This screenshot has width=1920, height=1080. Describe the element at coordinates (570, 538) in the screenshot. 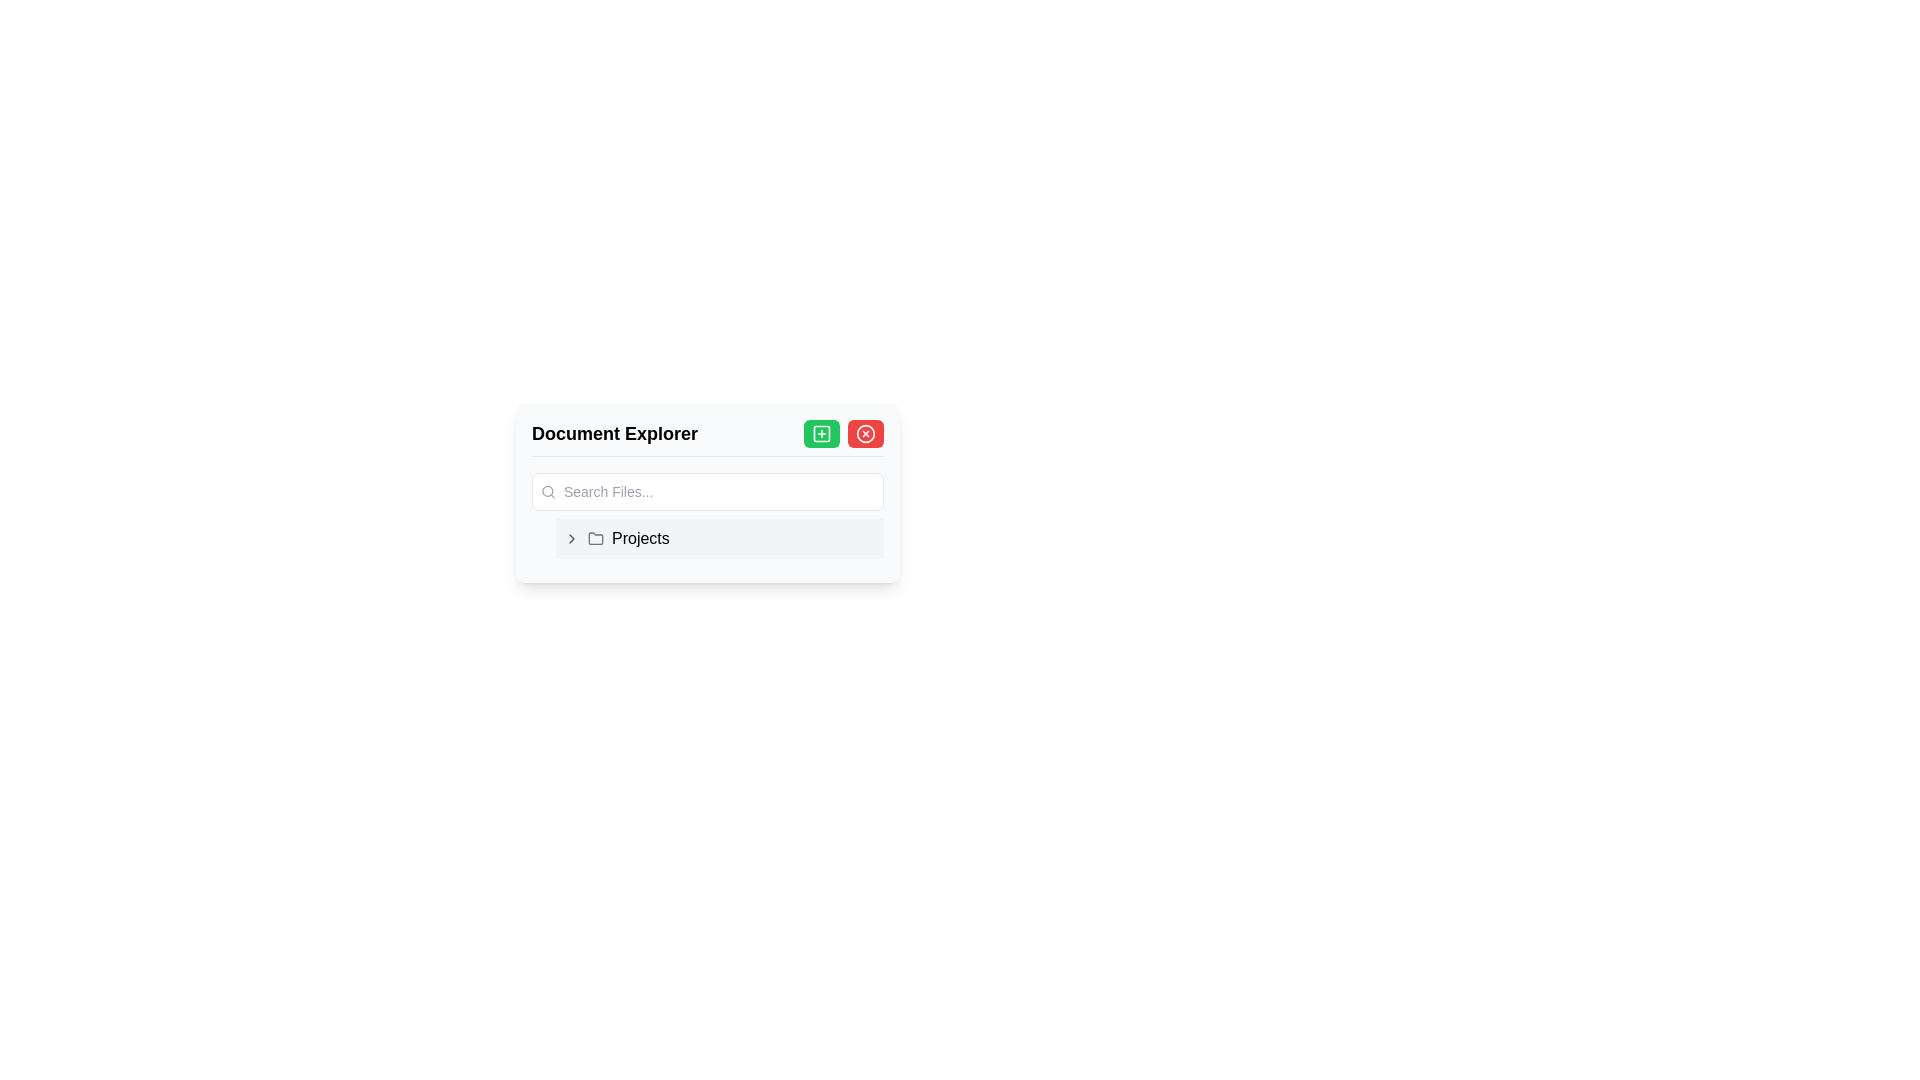

I see `the right-pointing chevron (arrow) icon located to the left of the 'Projects' text label in the 'Projects' list item to trigger any hover effects` at that location.